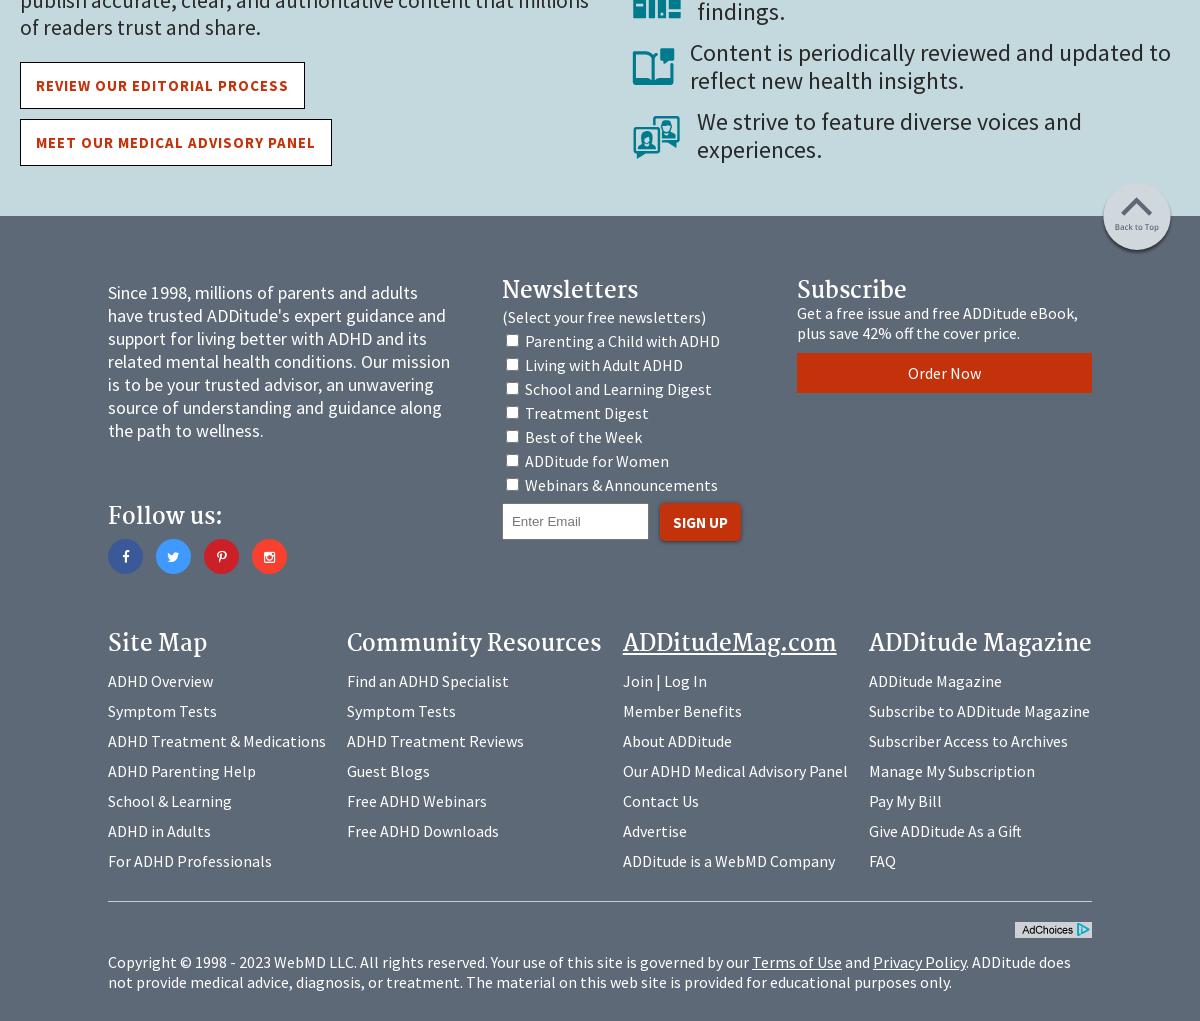 Image resolution: width=1200 pixels, height=1021 pixels. I want to click on 'Best of the Week', so click(581, 436).